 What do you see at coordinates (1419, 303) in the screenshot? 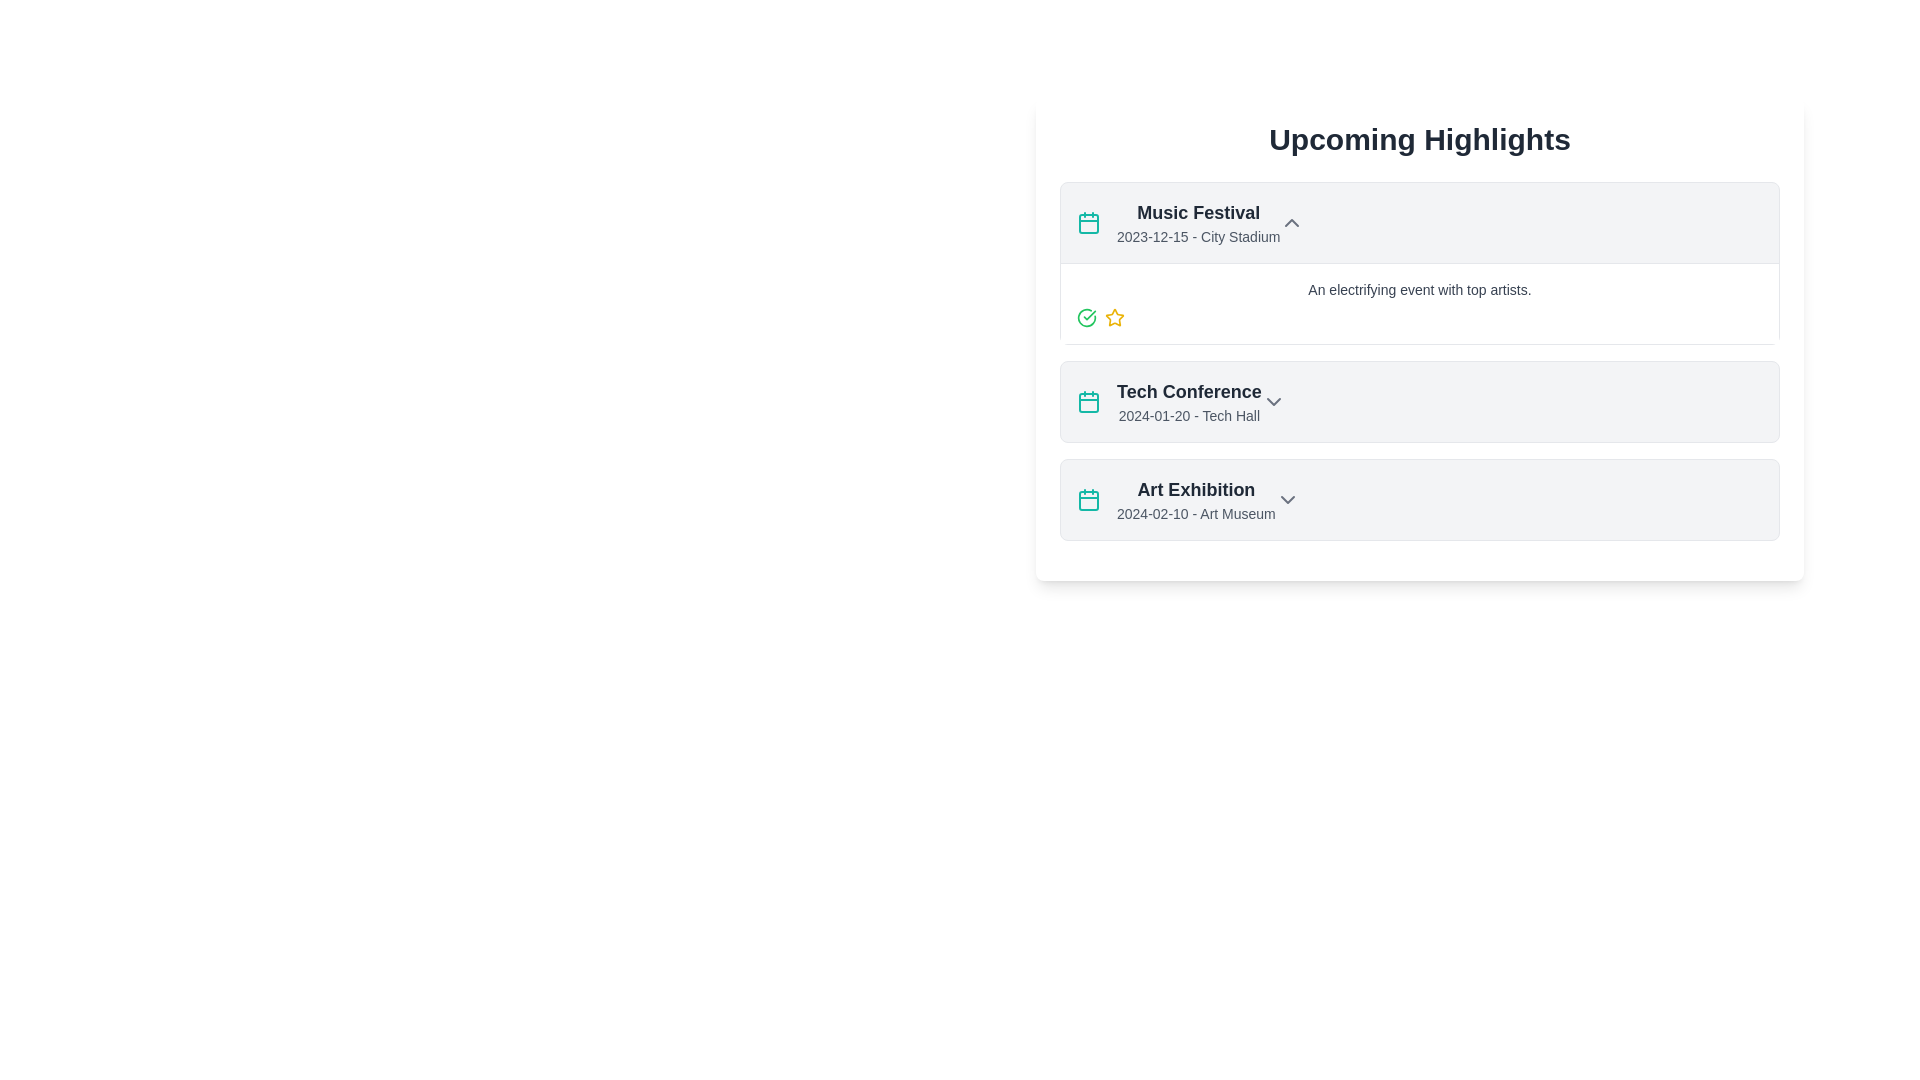
I see `the text block that reads 'An electrifying event with top artists.' located in the 'Upcoming Highlights' section under the 'Music Festival' item` at bounding box center [1419, 303].